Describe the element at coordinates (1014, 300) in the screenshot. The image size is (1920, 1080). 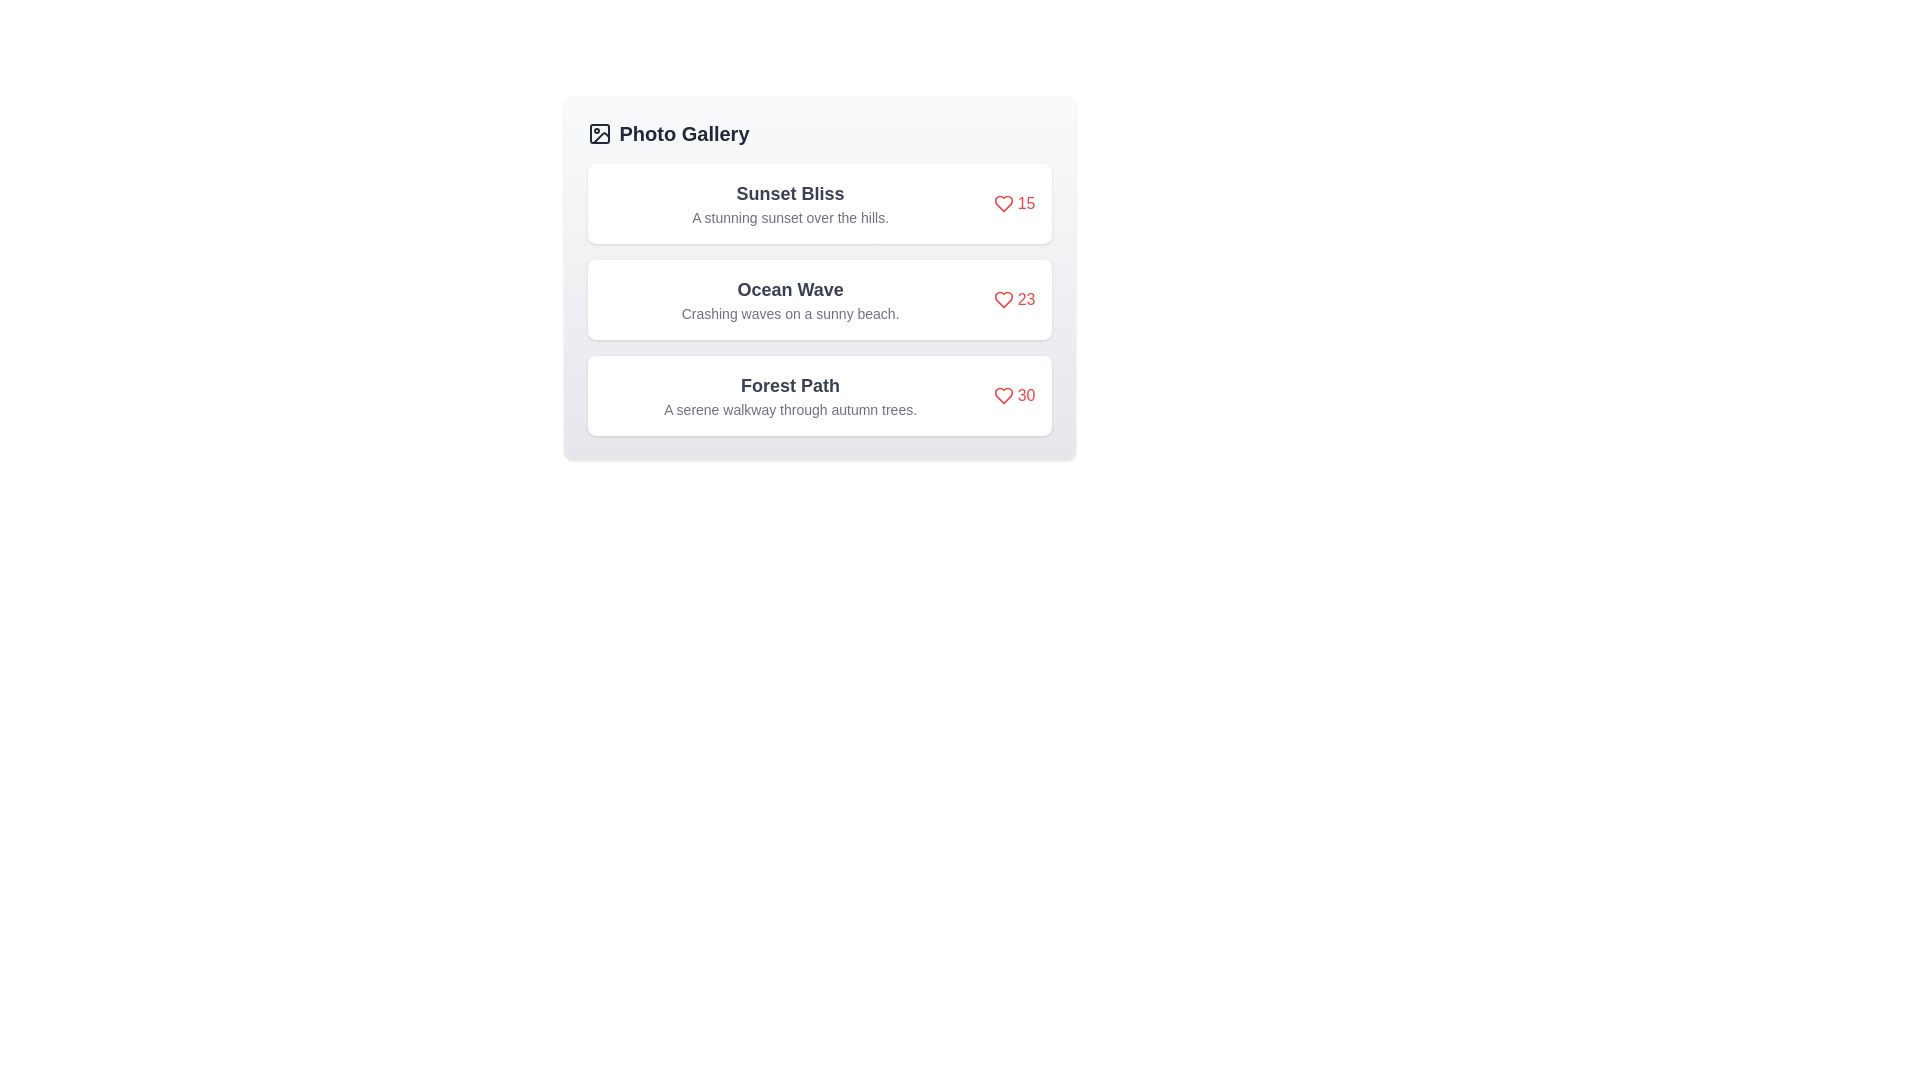
I see `like button for the photo titled Ocean Wave` at that location.